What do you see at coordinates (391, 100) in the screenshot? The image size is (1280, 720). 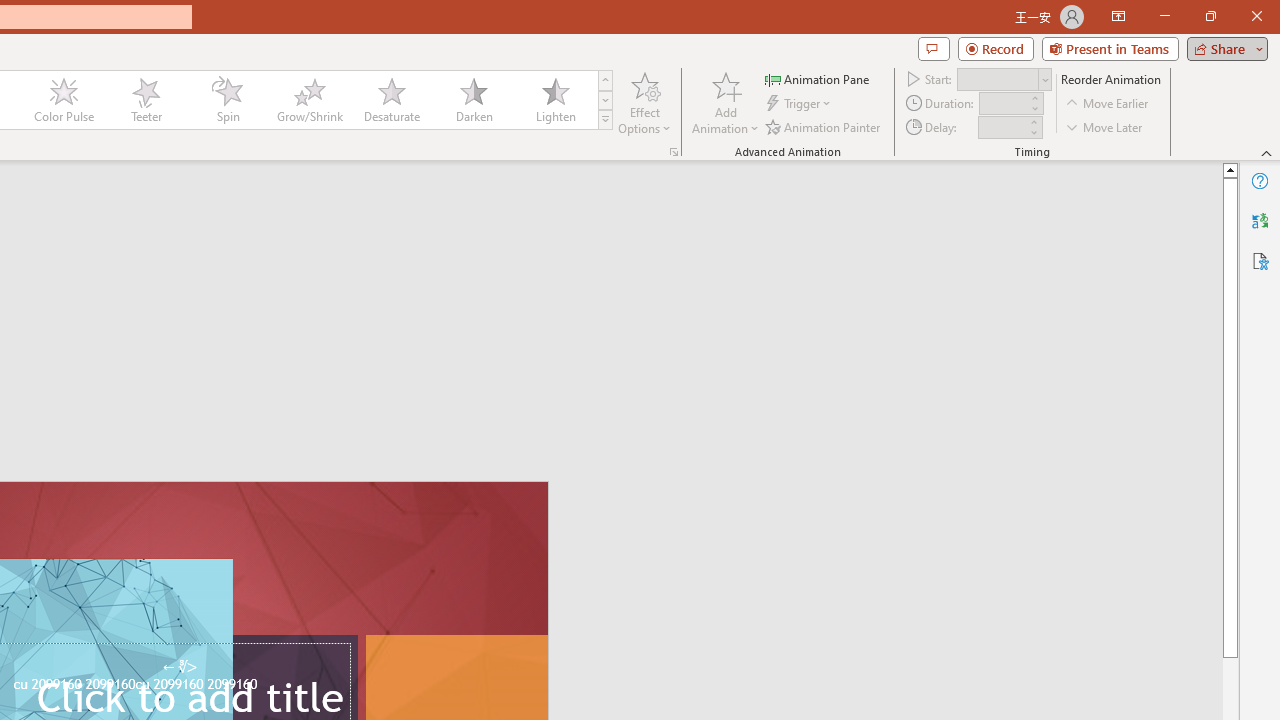 I see `'Desaturate'` at bounding box center [391, 100].